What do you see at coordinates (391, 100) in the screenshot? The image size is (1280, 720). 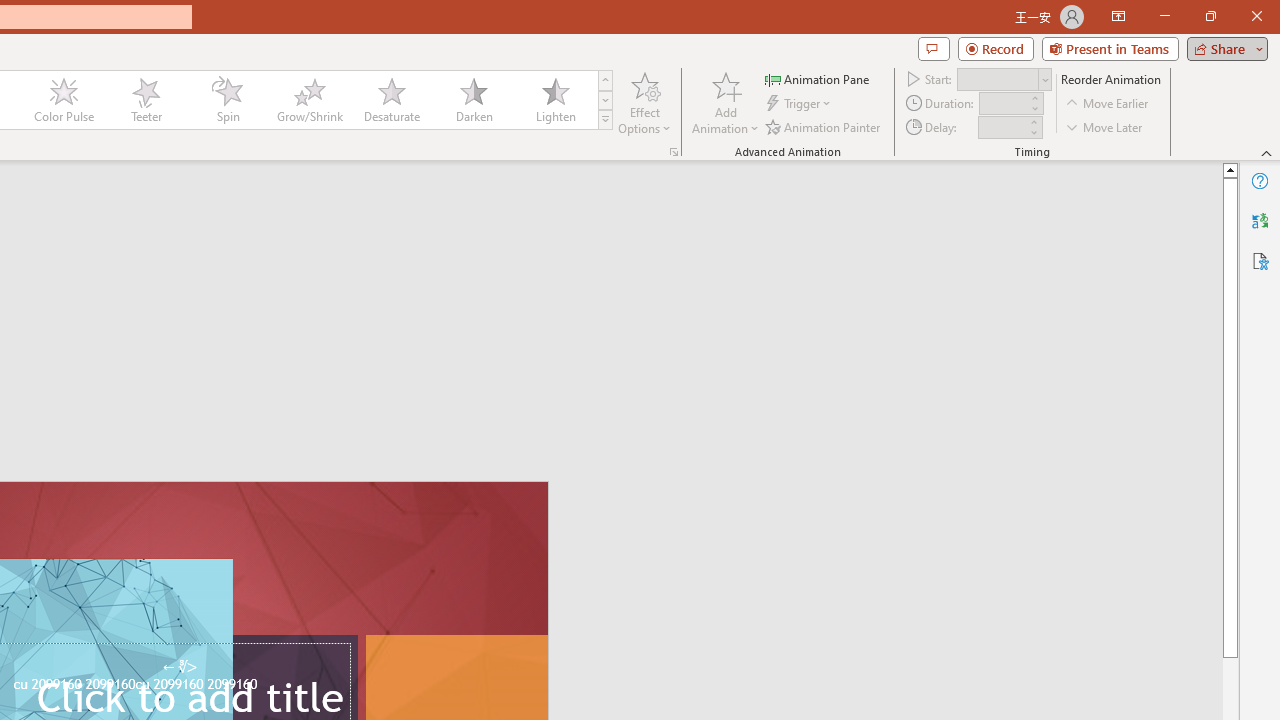 I see `'Desaturate'` at bounding box center [391, 100].